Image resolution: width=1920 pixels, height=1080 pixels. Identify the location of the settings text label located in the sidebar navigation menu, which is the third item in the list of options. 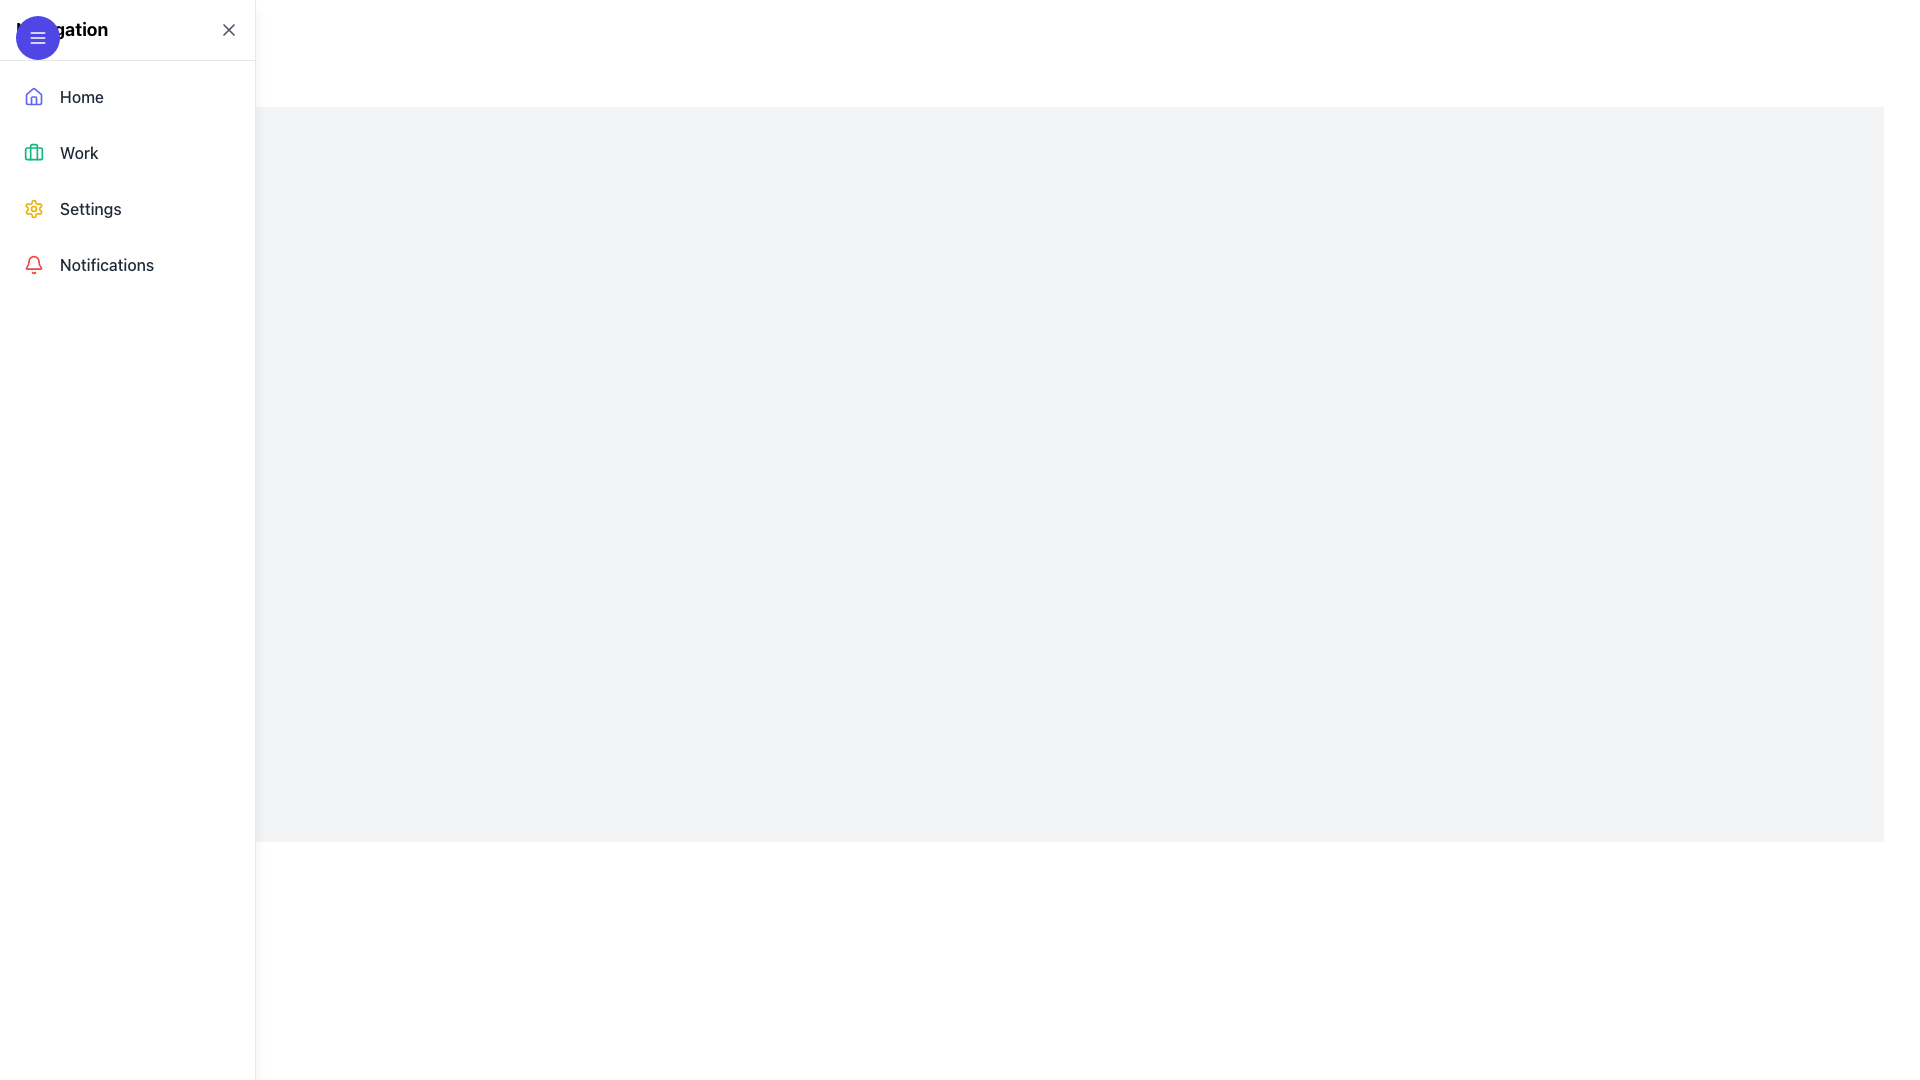
(89, 208).